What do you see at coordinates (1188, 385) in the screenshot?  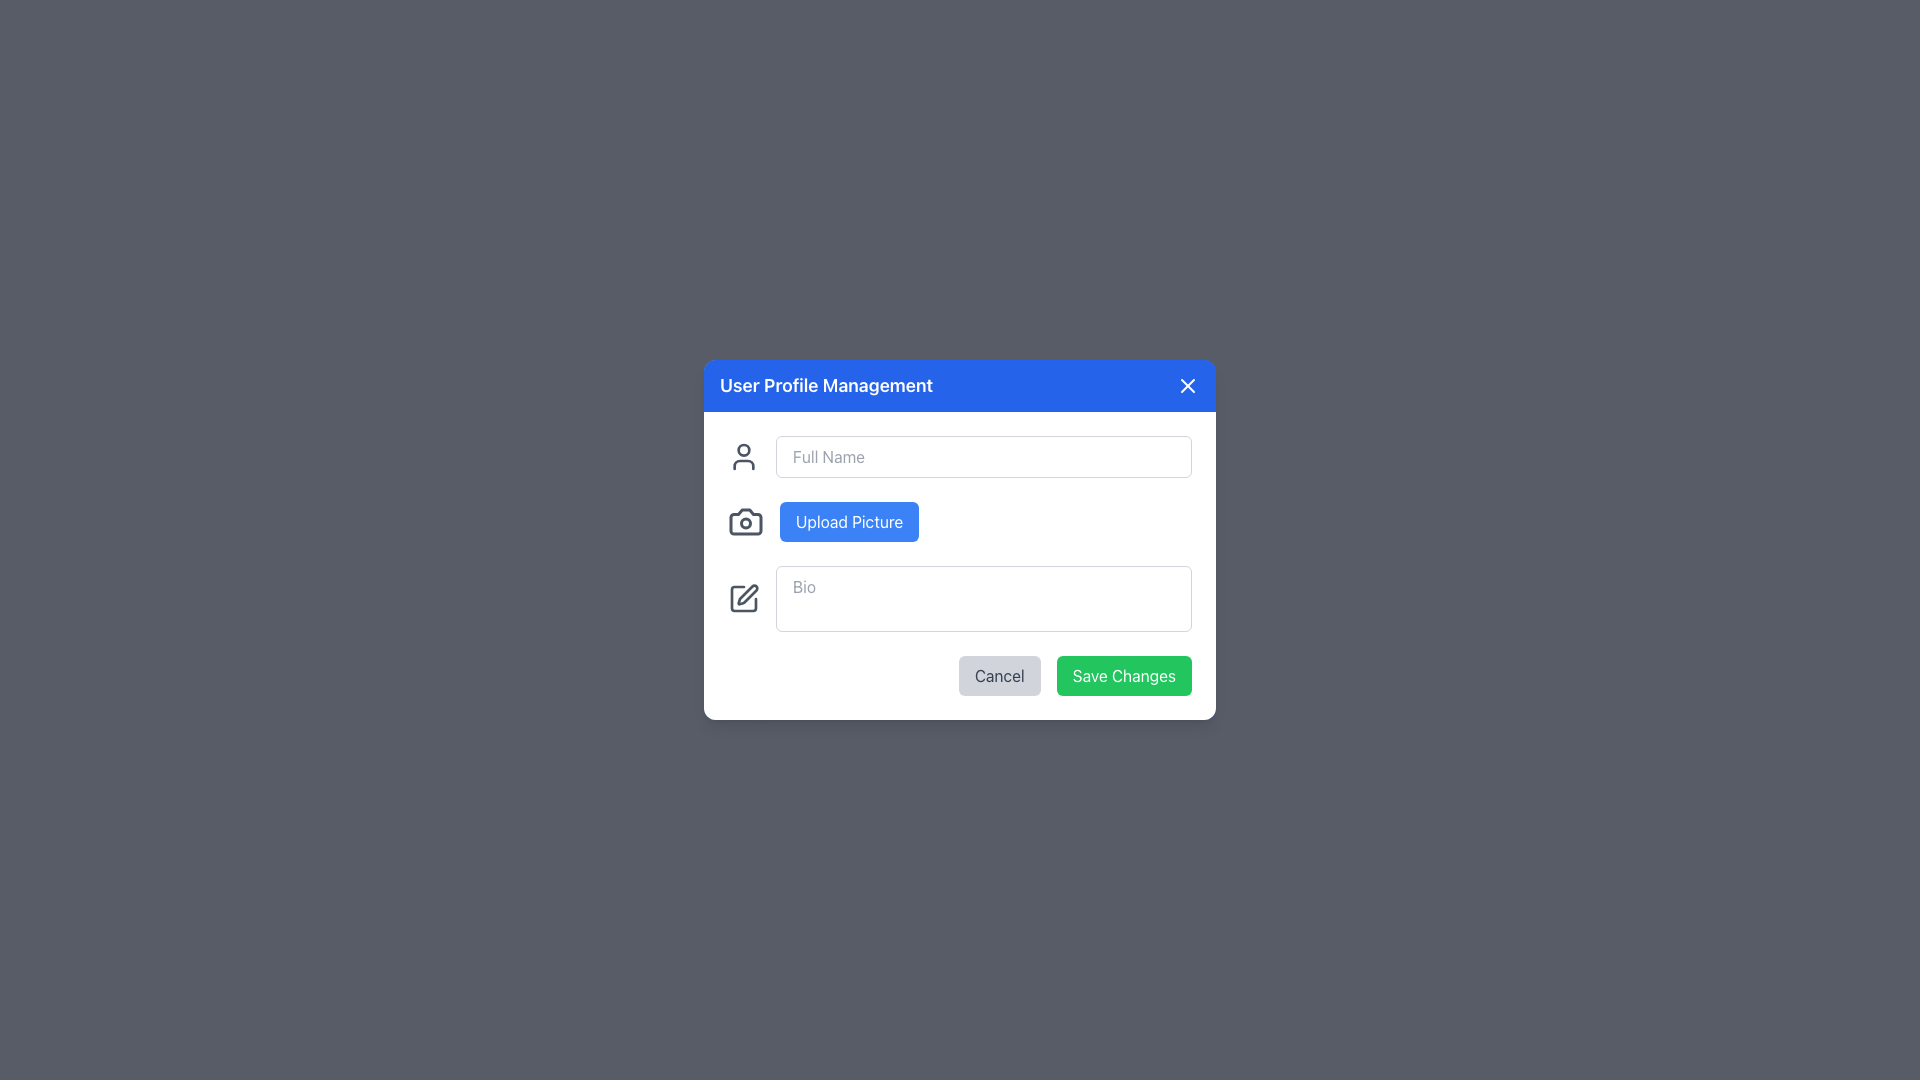 I see `the white 'X' icon button located at the top-right corner of the 'User Profile Management' modal header` at bounding box center [1188, 385].